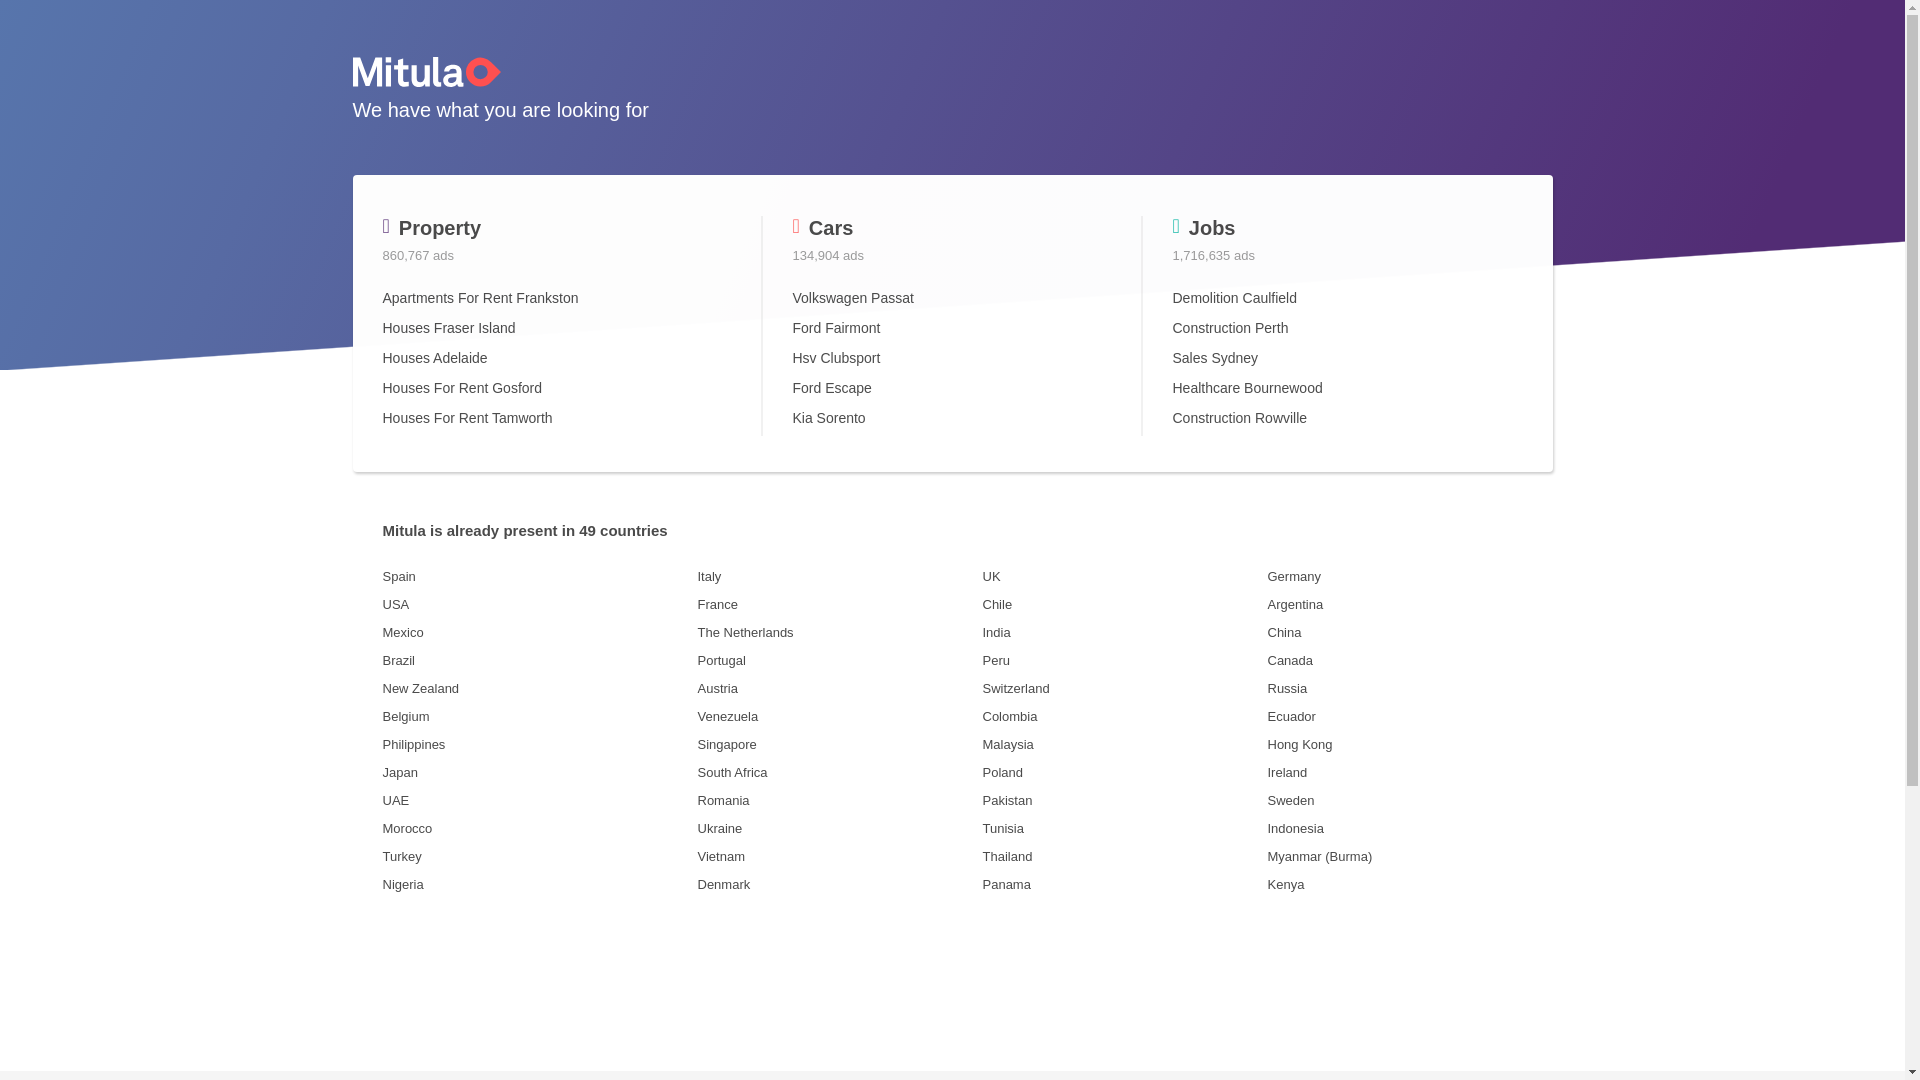 The width and height of the screenshot is (1920, 1080). I want to click on 'Turkey', so click(382, 855).